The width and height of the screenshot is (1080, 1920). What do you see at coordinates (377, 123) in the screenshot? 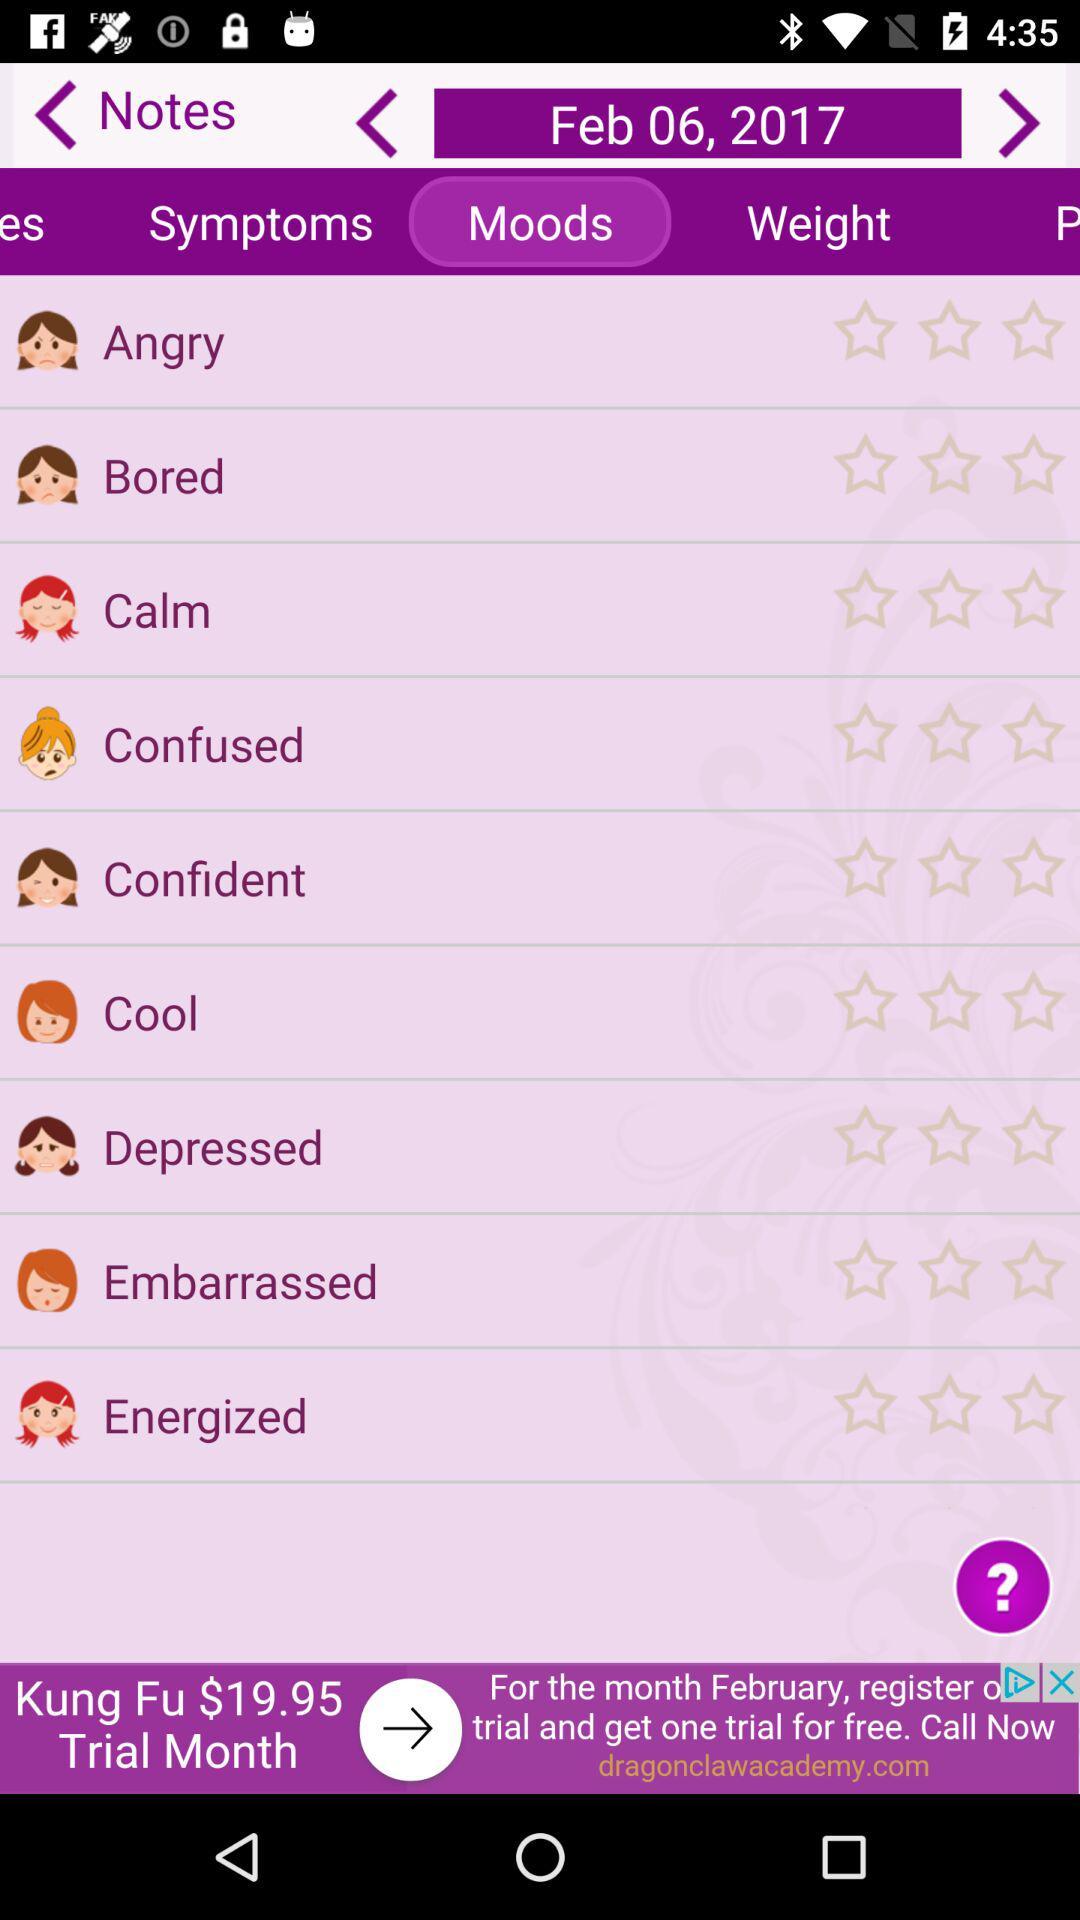
I see `move to right of notes` at bounding box center [377, 123].